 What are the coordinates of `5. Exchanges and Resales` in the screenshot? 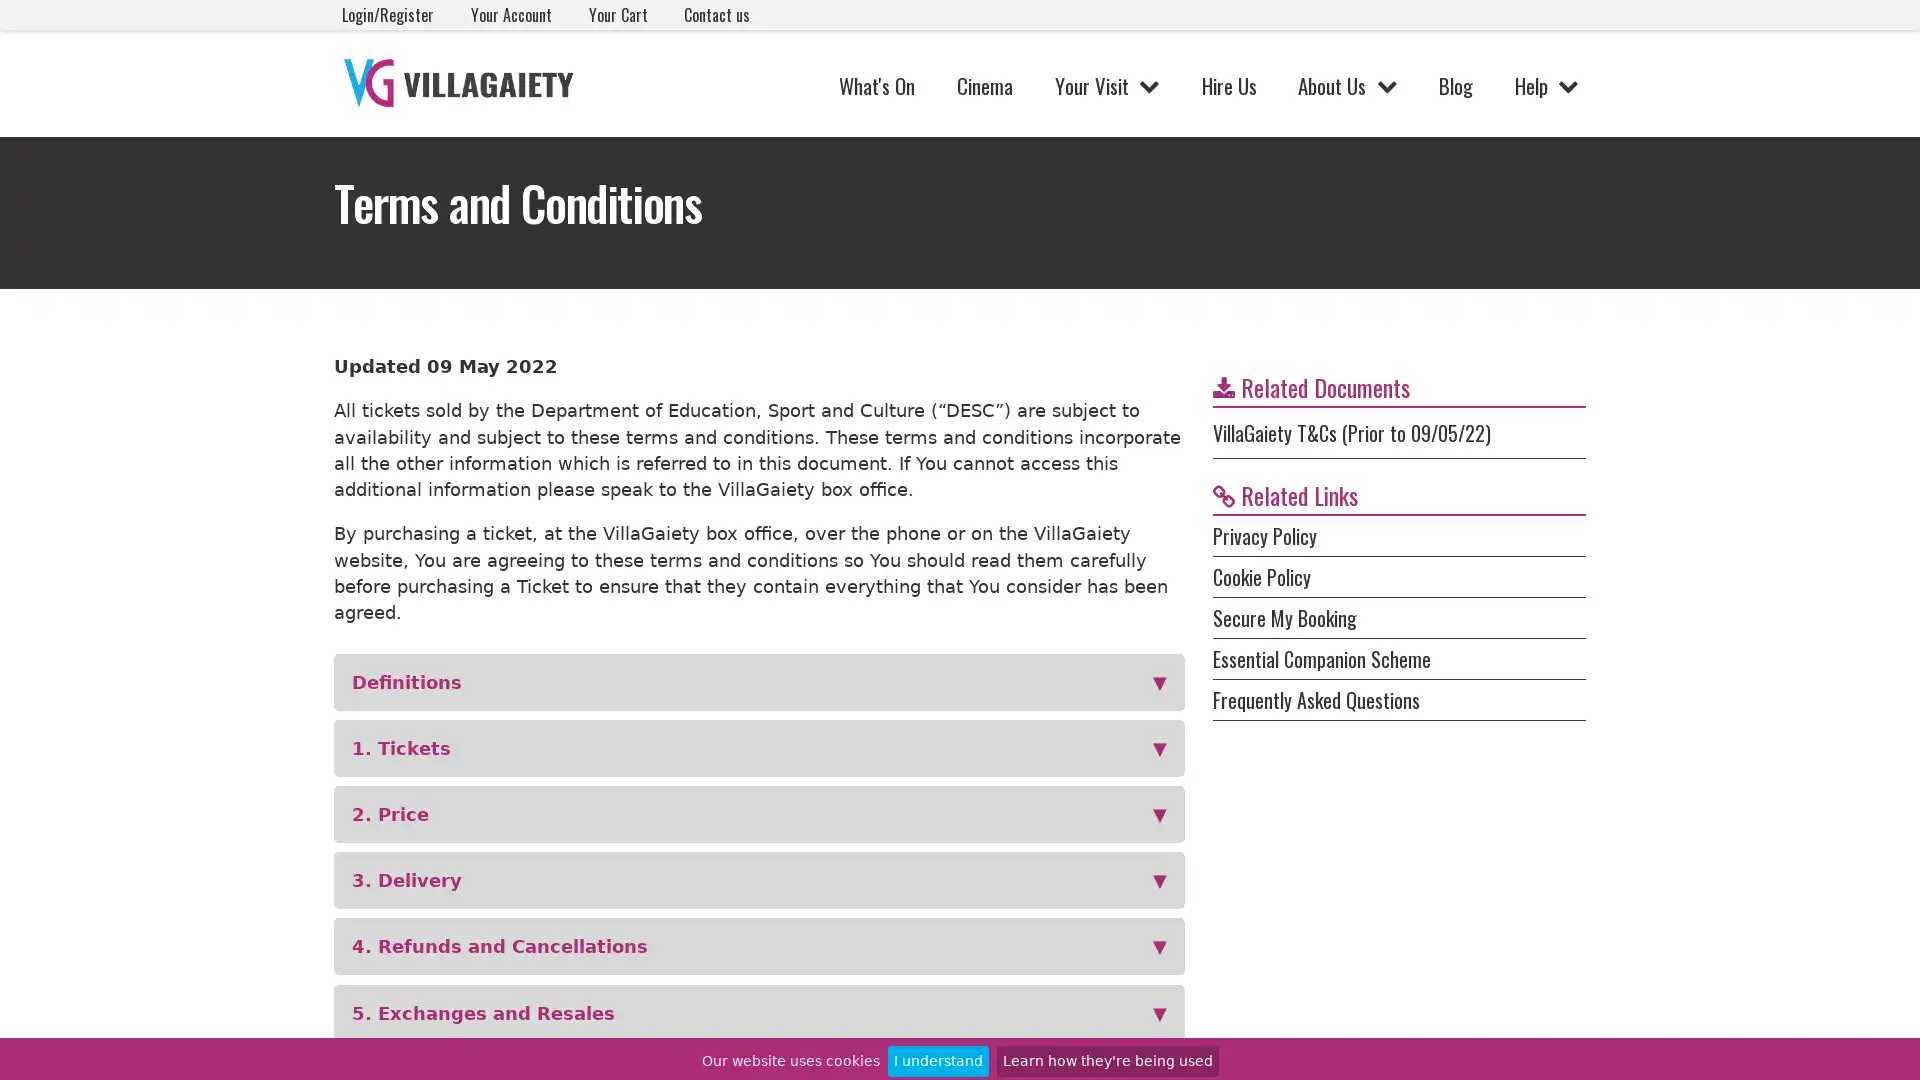 It's located at (758, 1012).